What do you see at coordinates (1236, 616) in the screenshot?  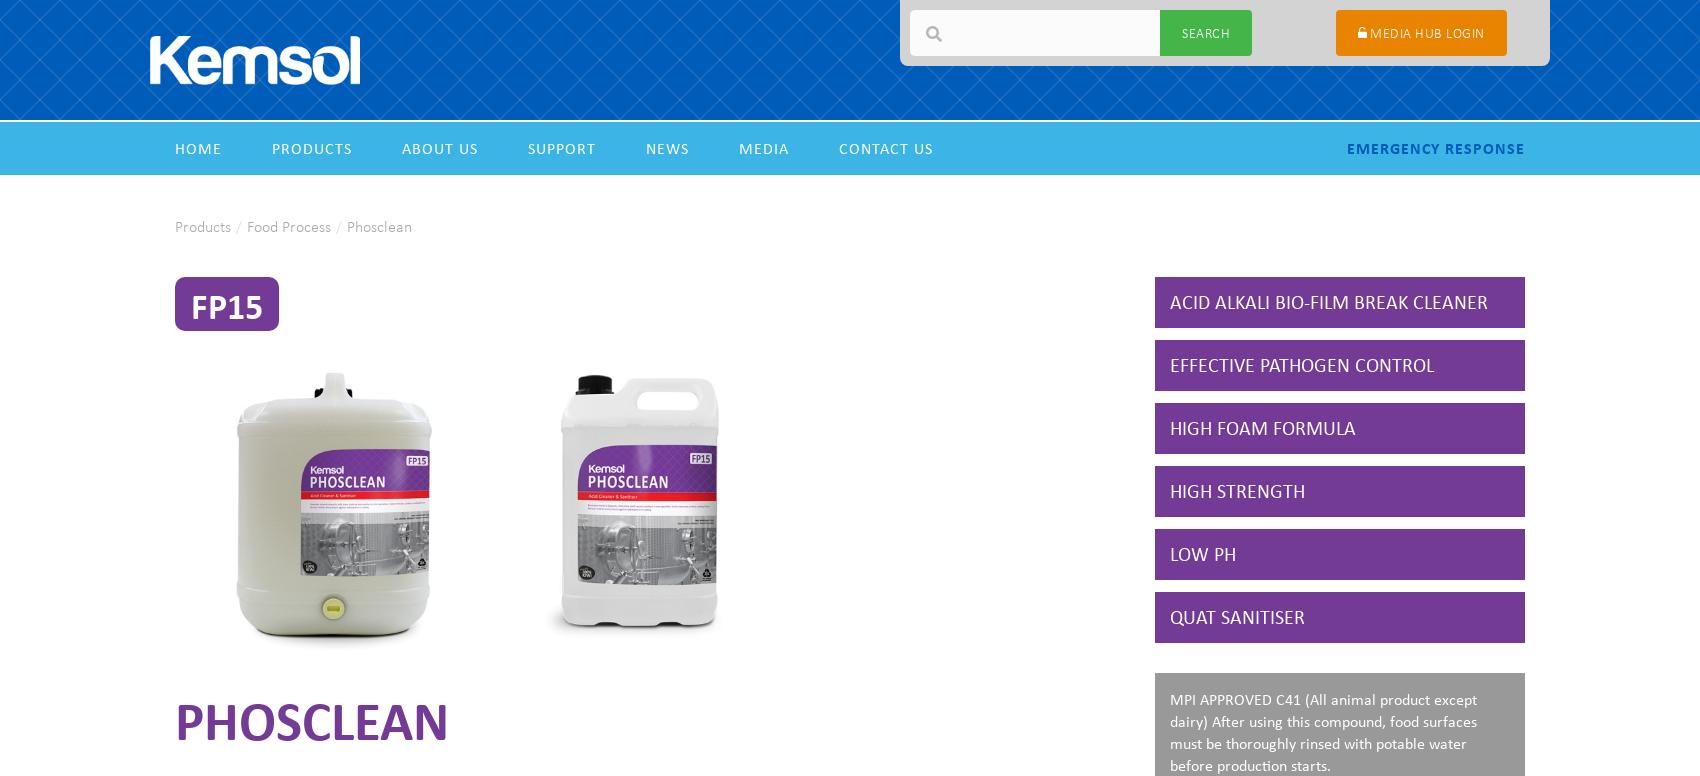 I see `'QUAT SANITISER'` at bounding box center [1236, 616].